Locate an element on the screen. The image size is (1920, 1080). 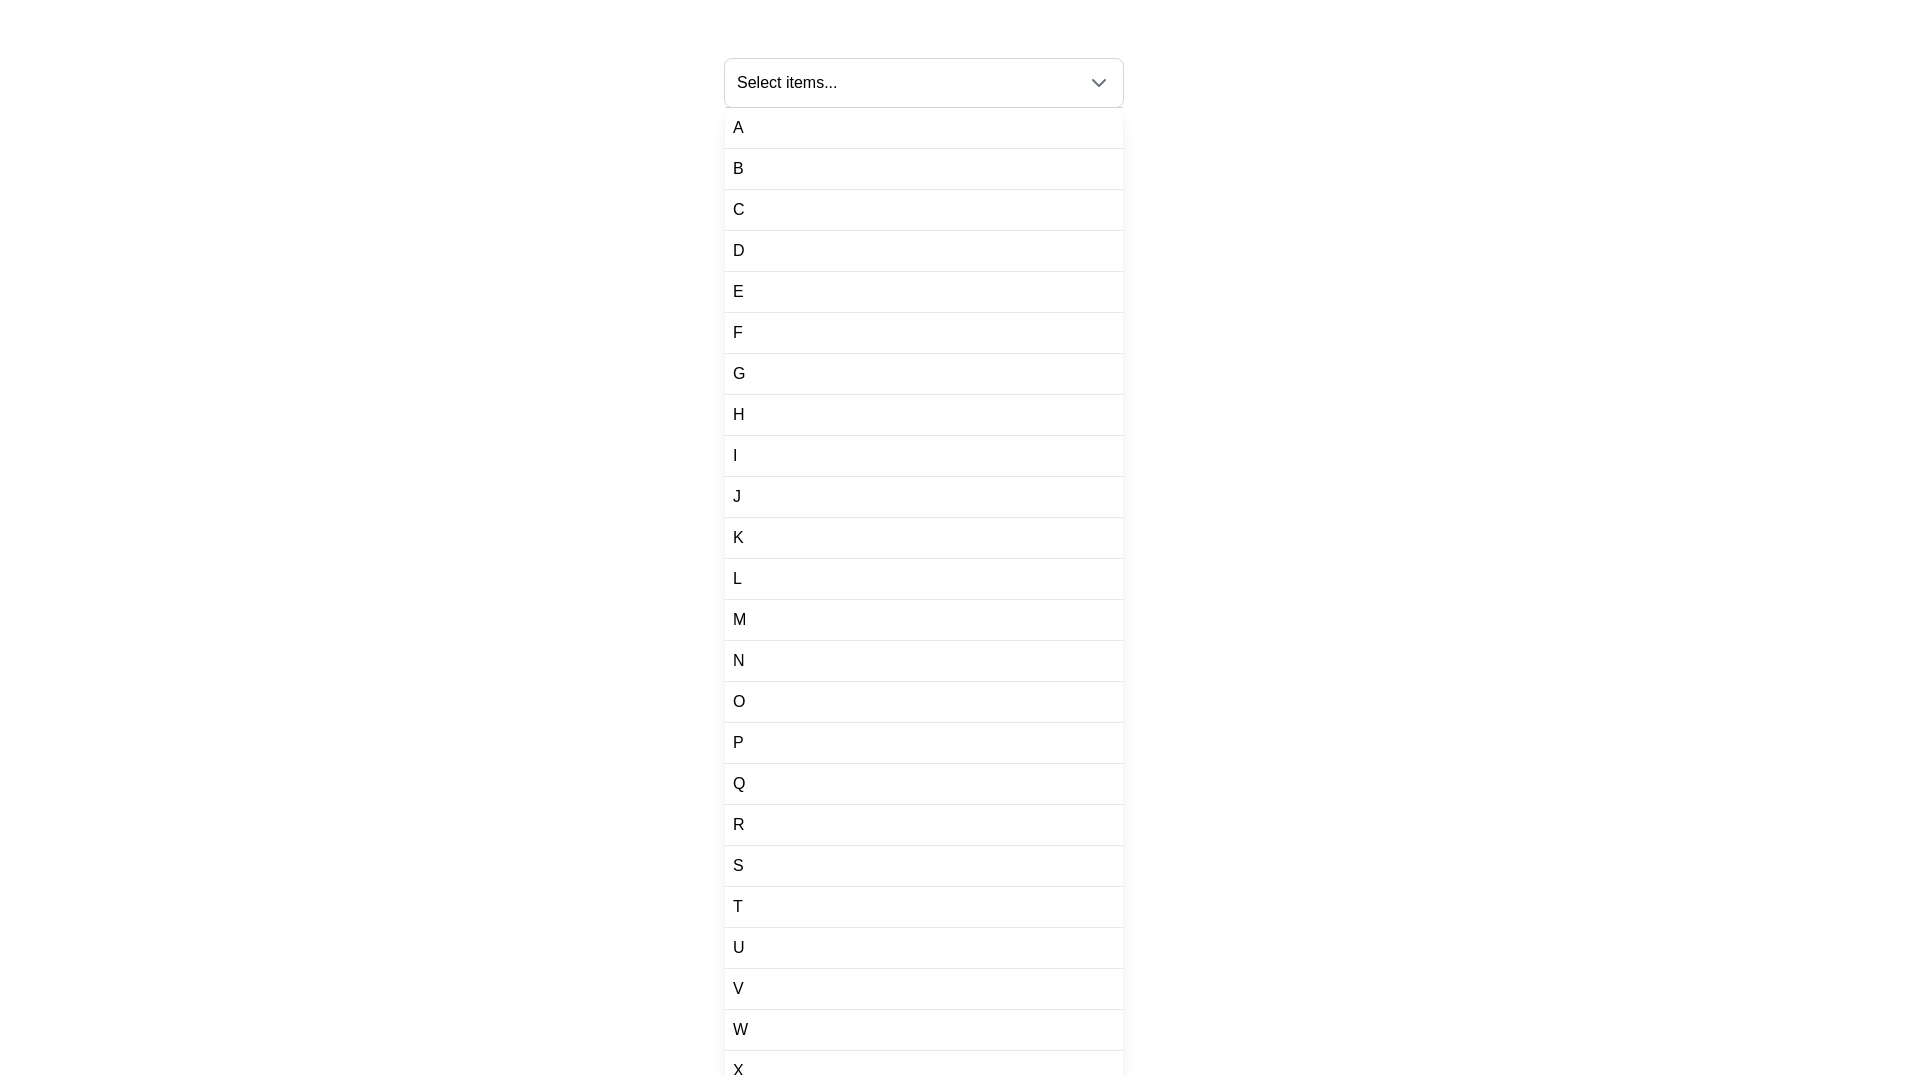
the alphabetical menu item 'J' in the dropdown list is located at coordinates (923, 496).